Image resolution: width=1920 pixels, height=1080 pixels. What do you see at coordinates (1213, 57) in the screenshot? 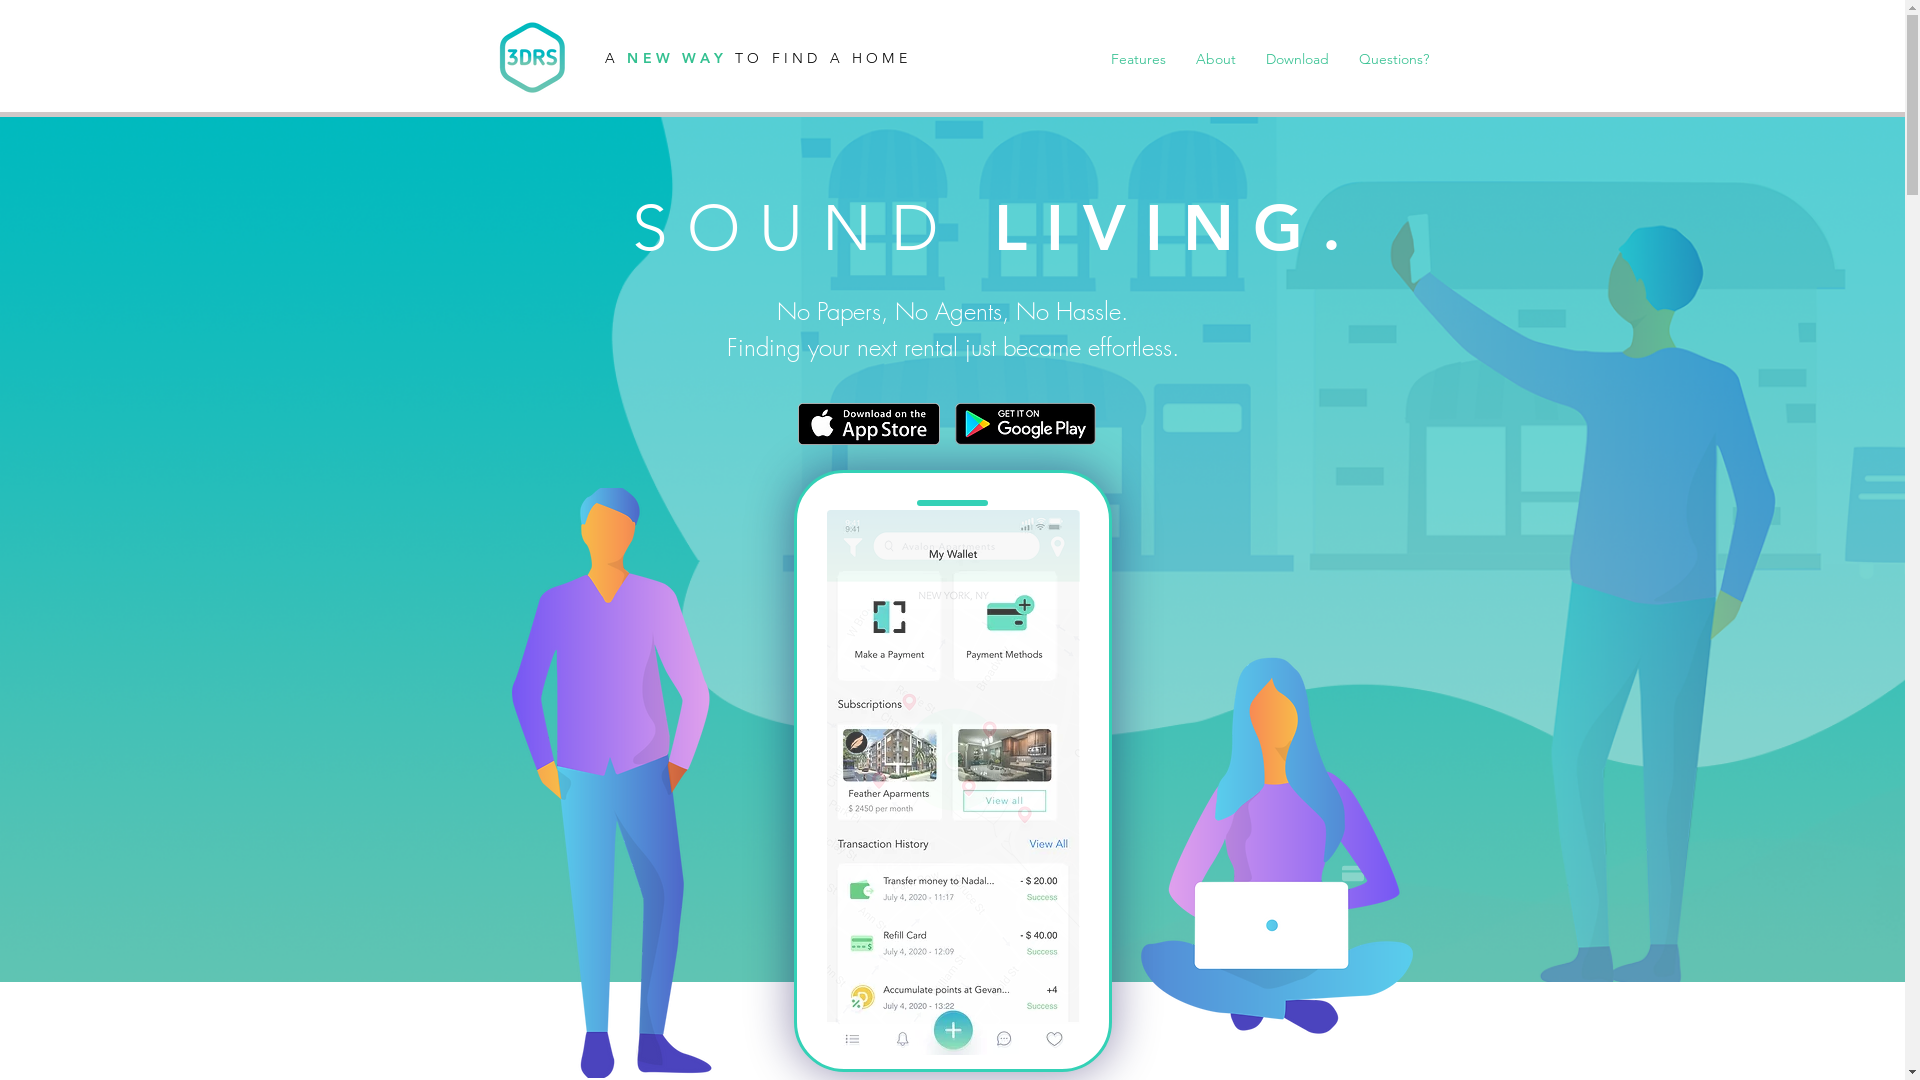
I see `'About'` at bounding box center [1213, 57].